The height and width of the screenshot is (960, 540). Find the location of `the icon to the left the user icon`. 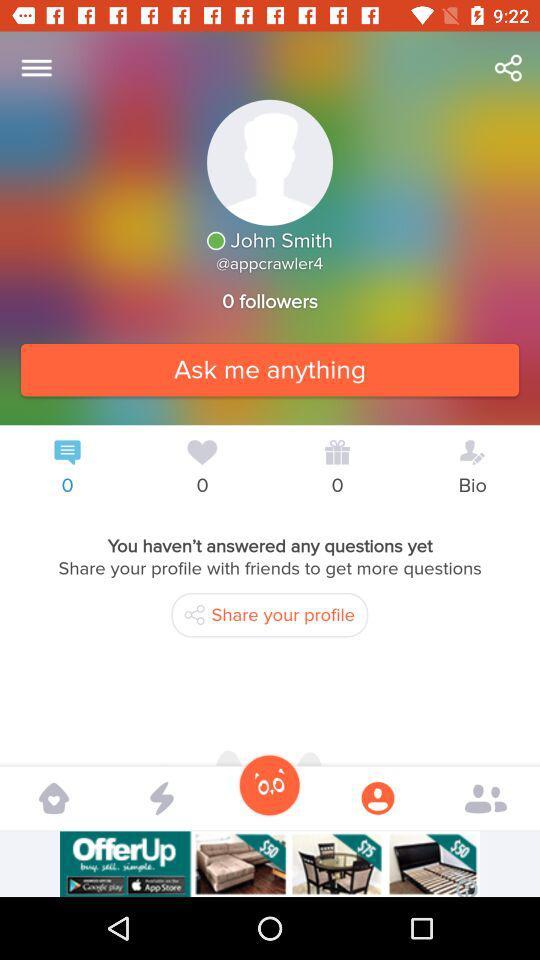

the icon to the left the user icon is located at coordinates (270, 785).